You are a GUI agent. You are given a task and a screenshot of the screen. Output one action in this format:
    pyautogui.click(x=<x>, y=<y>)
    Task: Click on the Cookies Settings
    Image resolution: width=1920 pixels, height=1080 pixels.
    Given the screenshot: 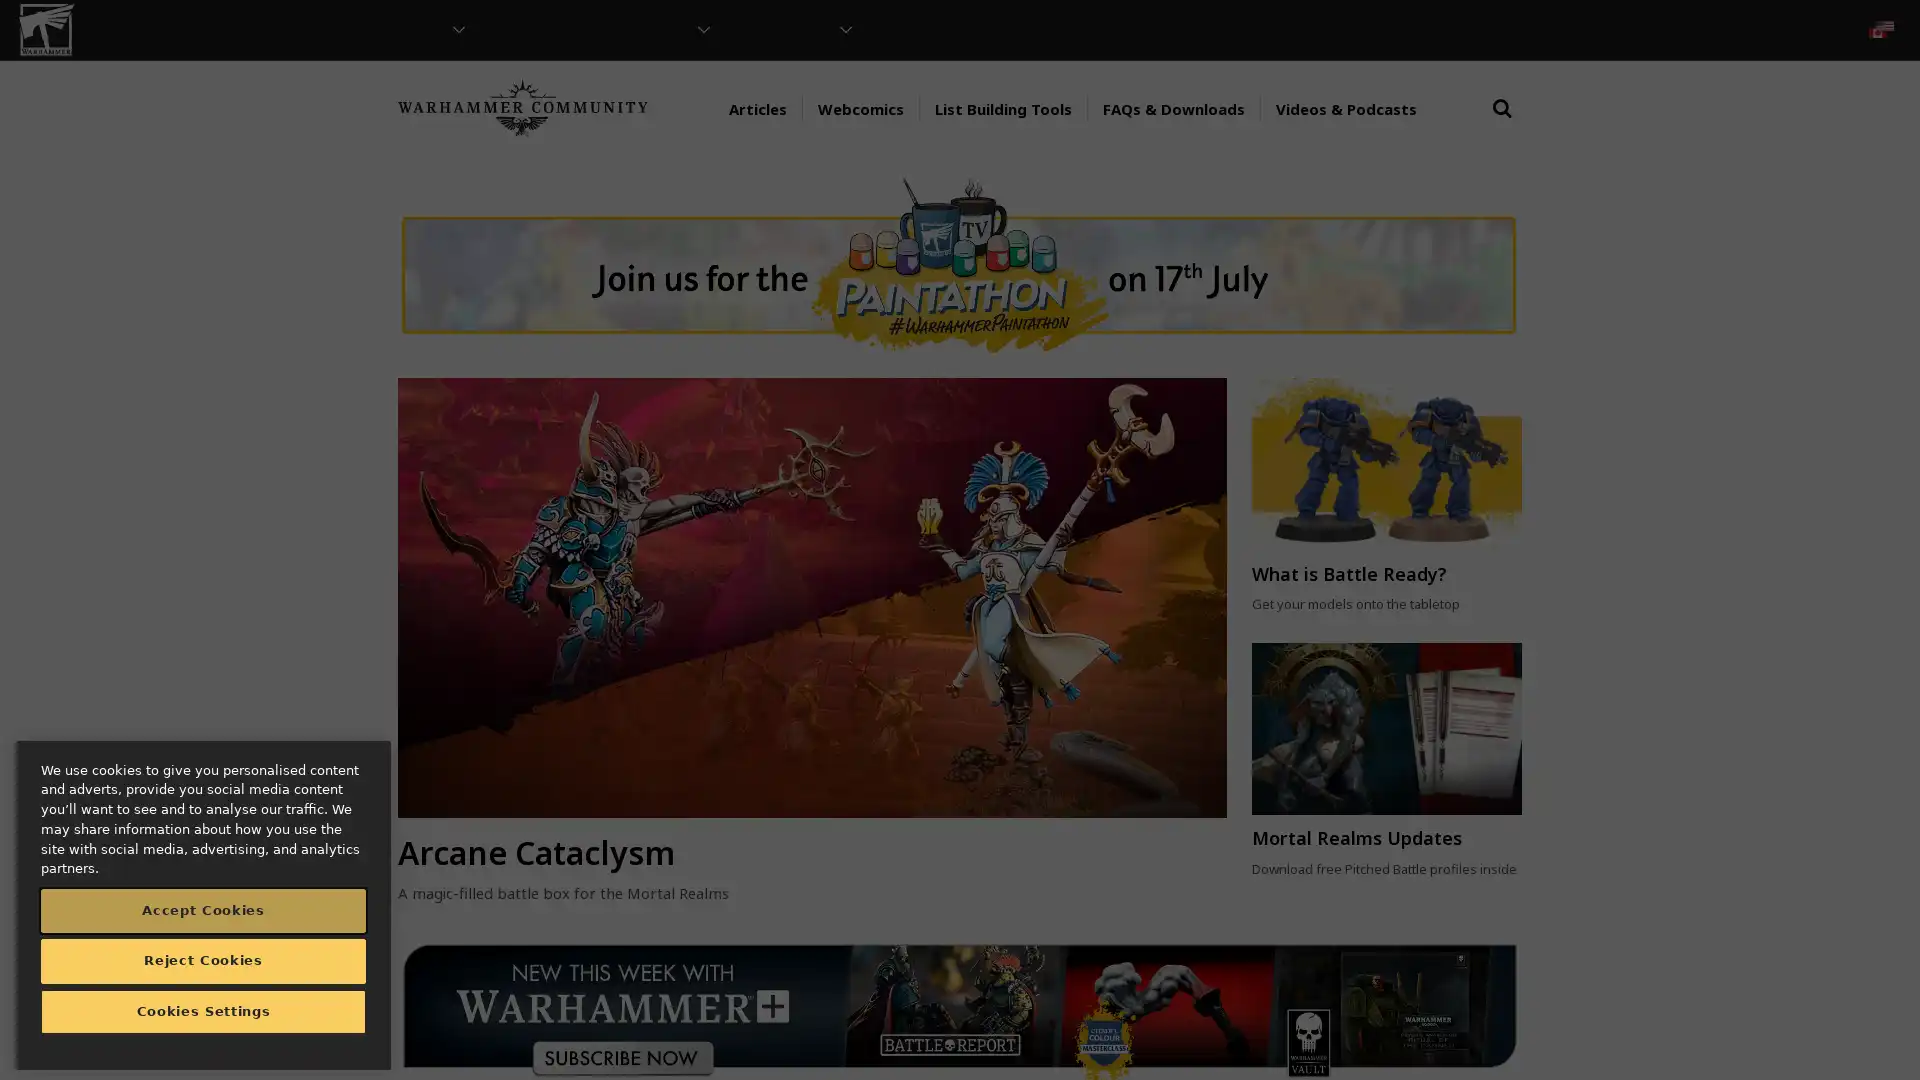 What is the action you would take?
    pyautogui.click(x=203, y=1011)
    